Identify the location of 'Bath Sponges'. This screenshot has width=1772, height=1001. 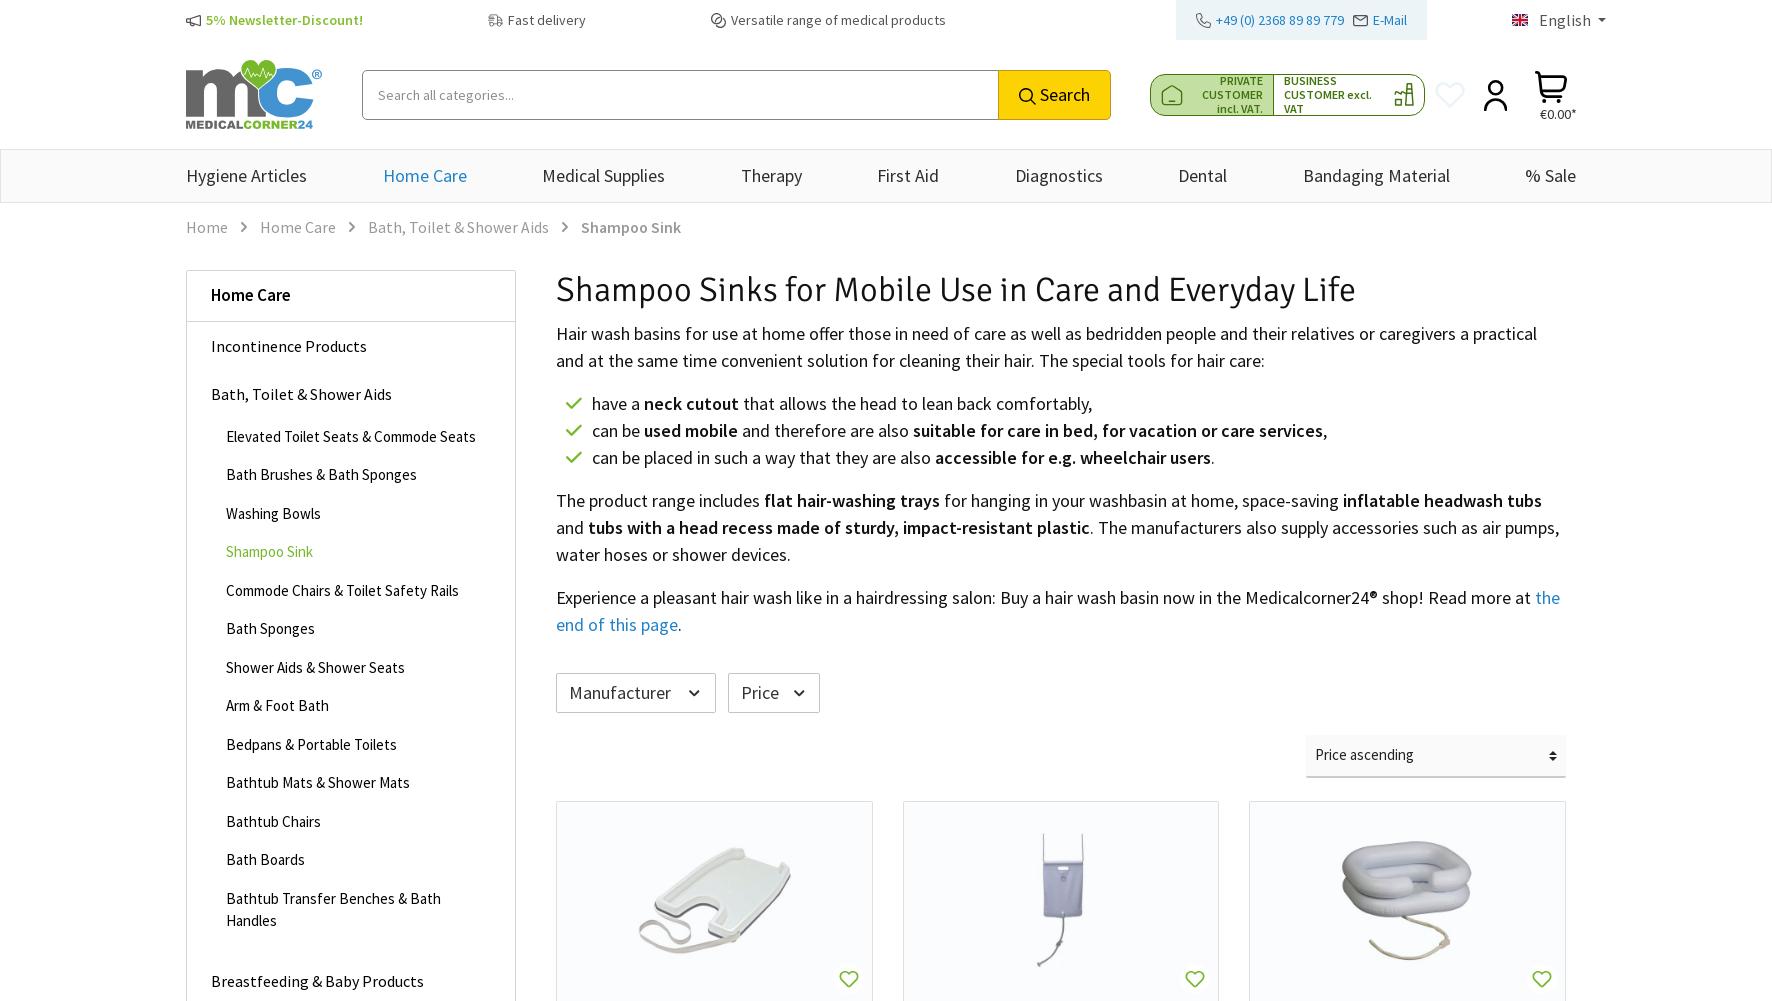
(269, 628).